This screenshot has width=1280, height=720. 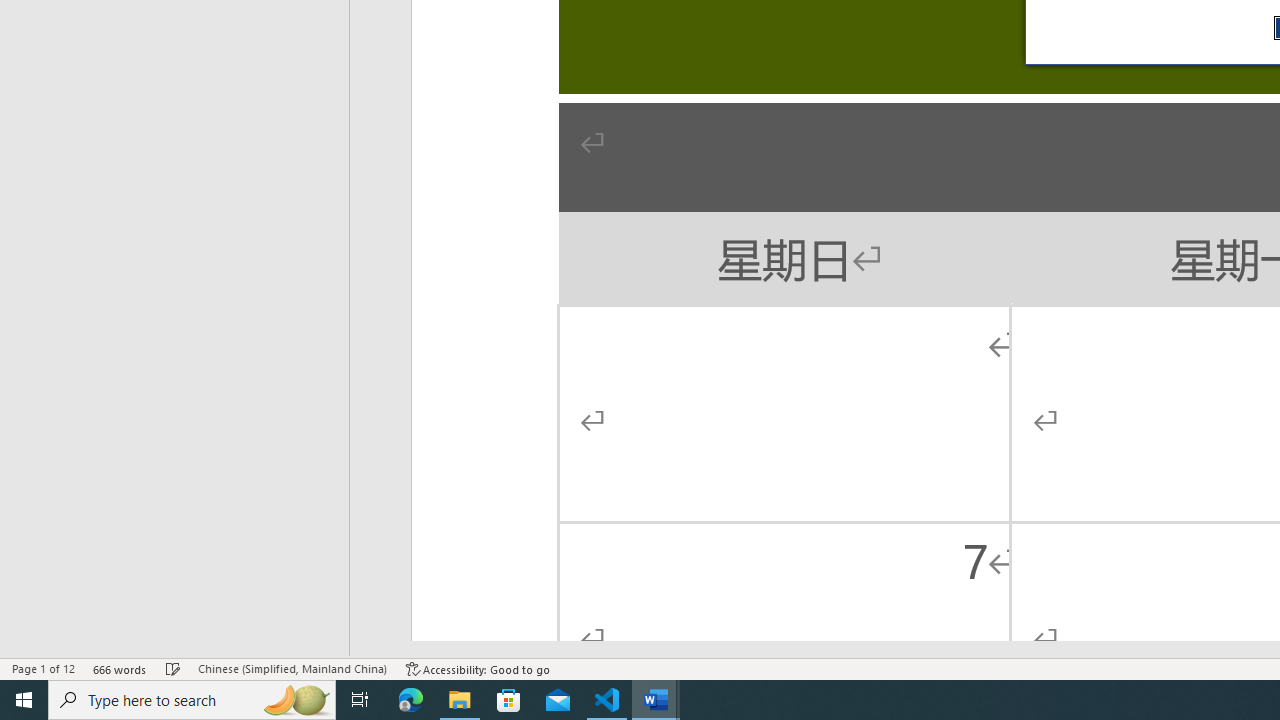 I want to click on 'Word - 2 running windows', so click(x=656, y=698).